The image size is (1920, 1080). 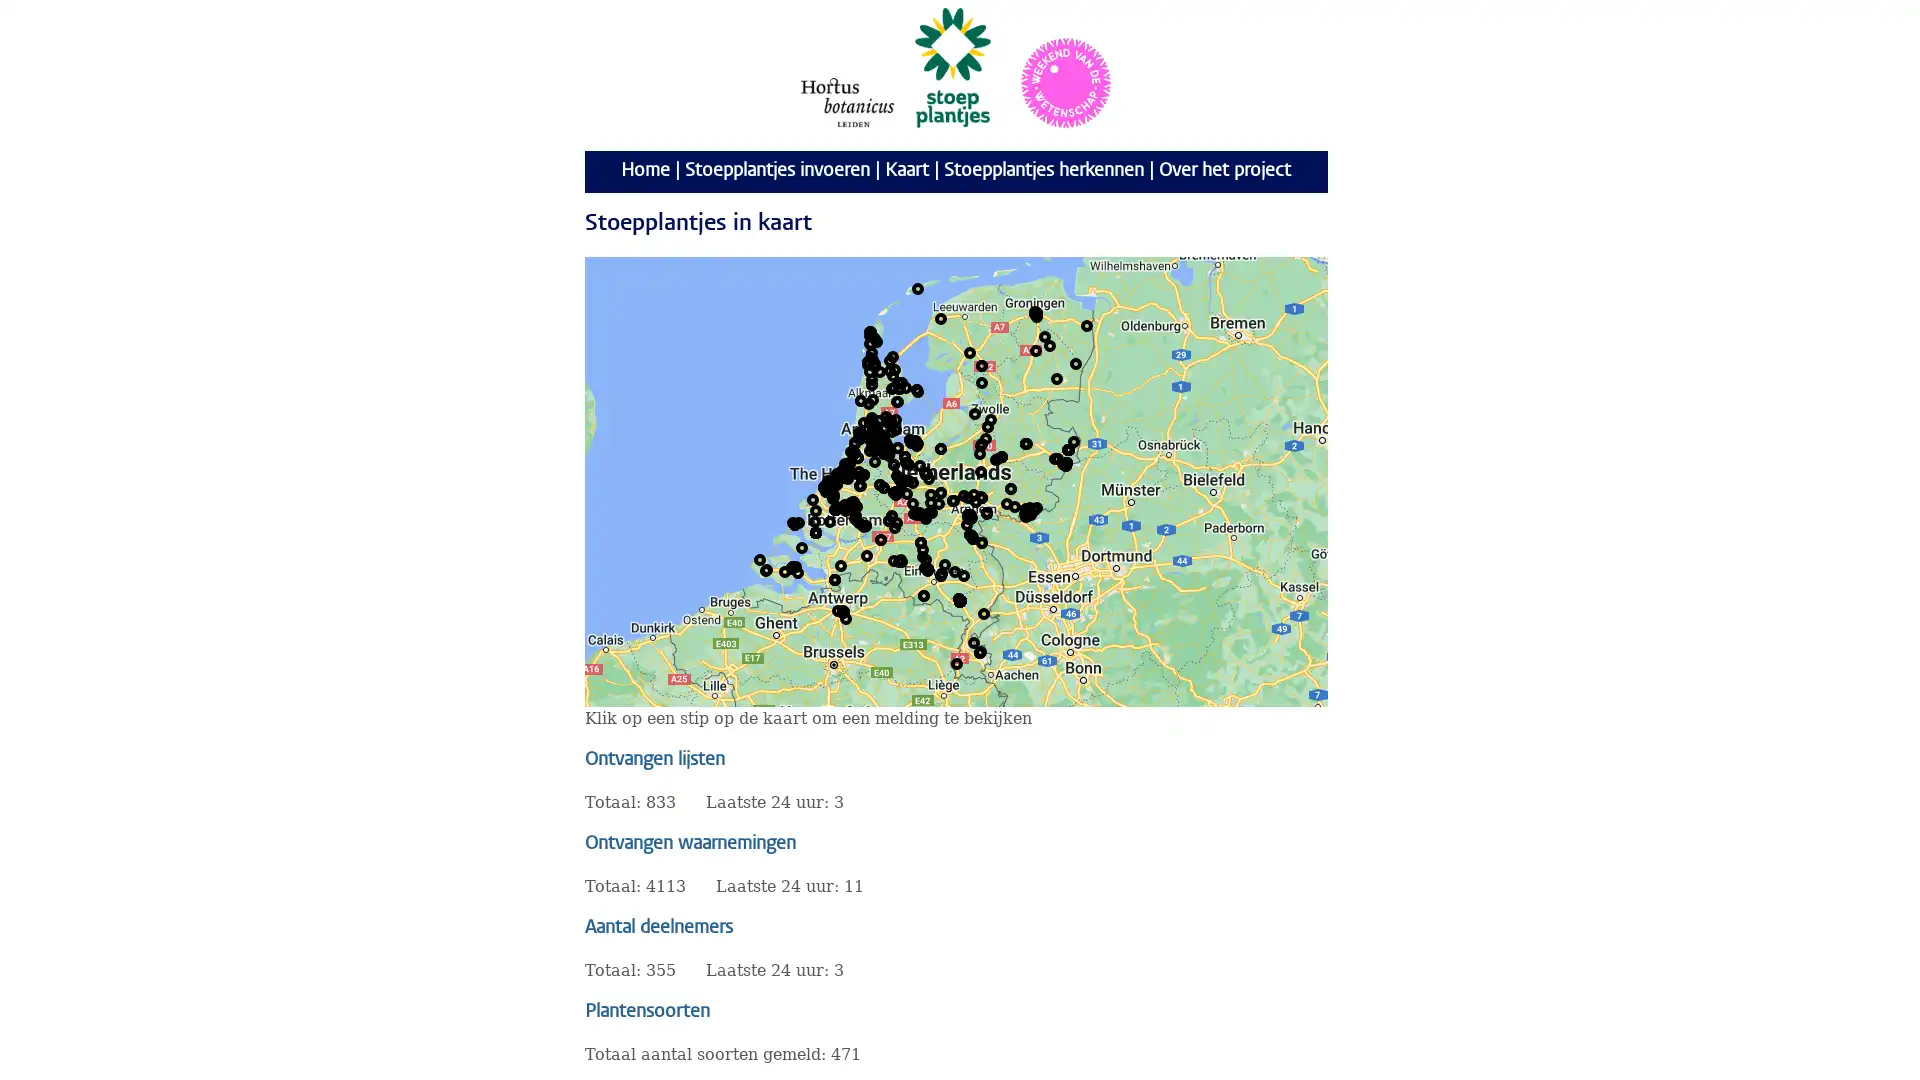 I want to click on Telling van Maartje op 21 april 2022, so click(x=882, y=439).